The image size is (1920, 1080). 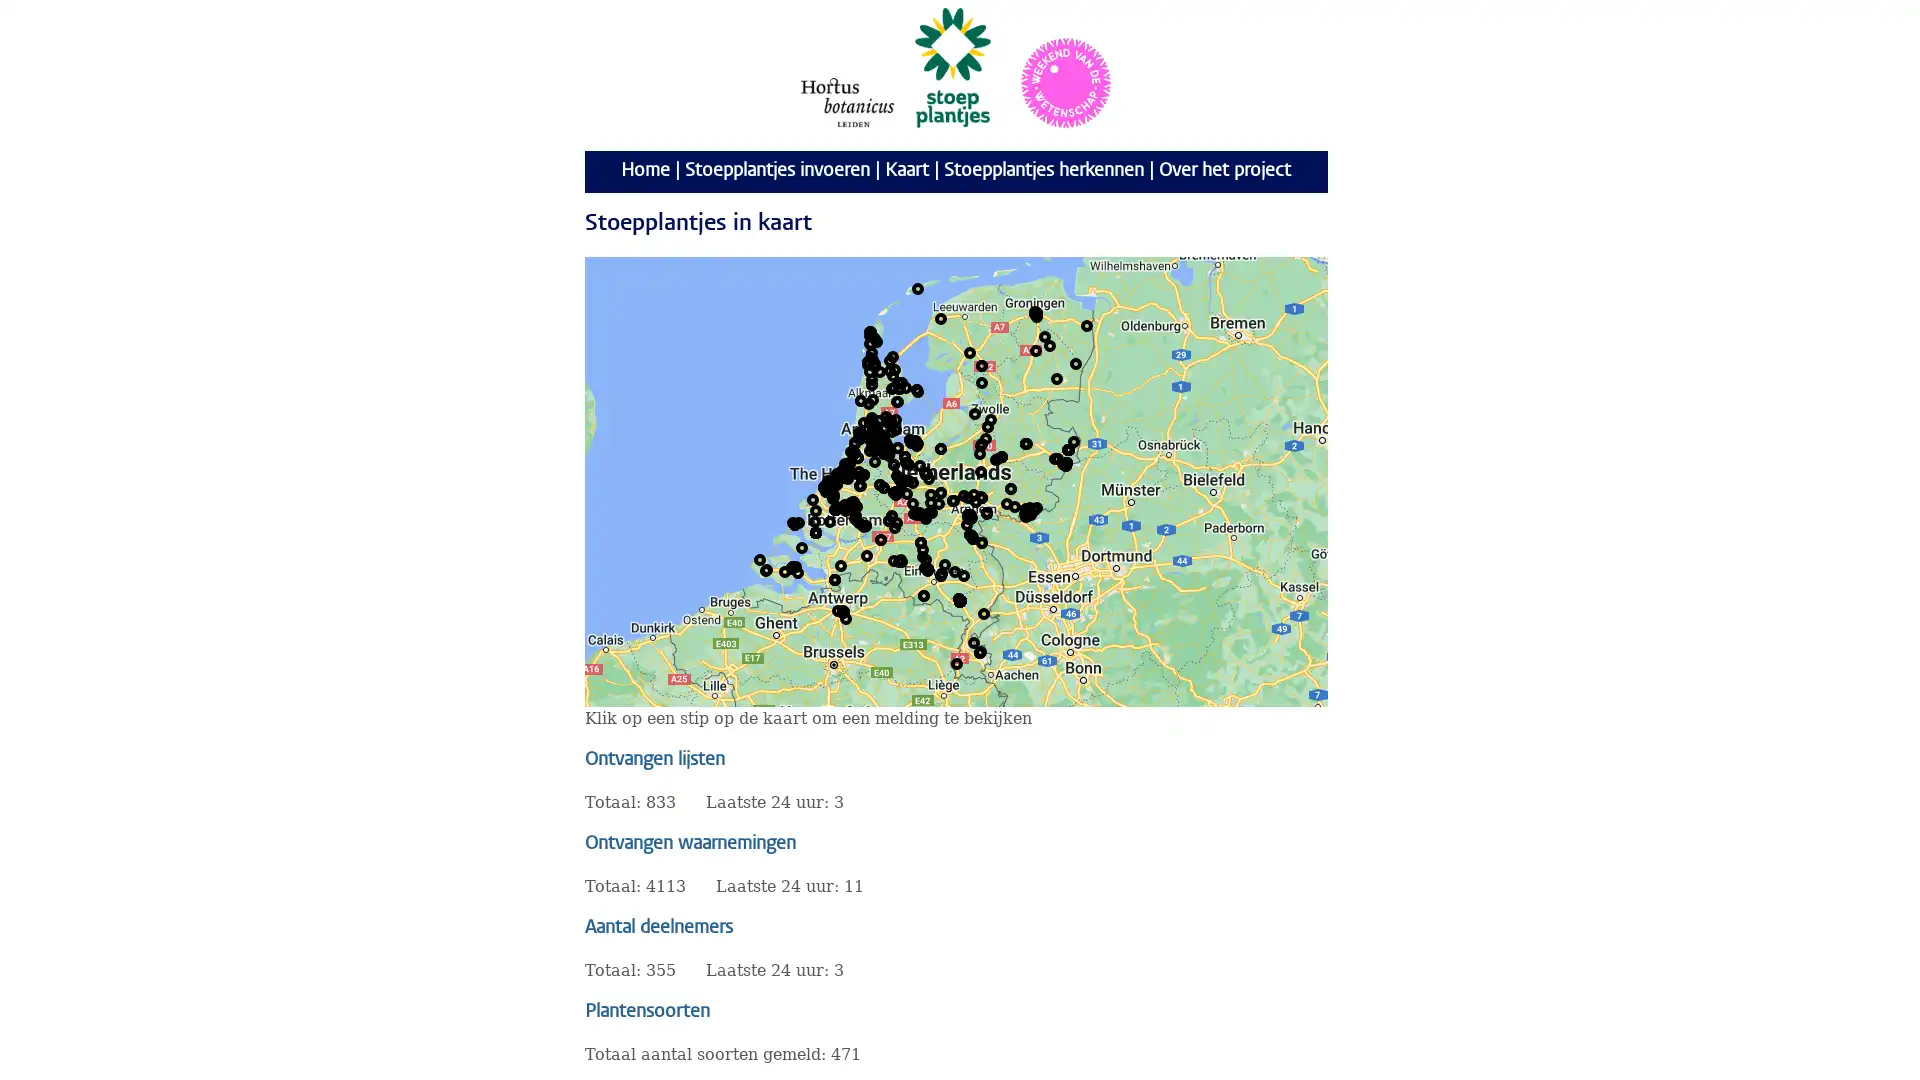 I want to click on Telling van Maartje op 21 april 2022, so click(x=882, y=439).